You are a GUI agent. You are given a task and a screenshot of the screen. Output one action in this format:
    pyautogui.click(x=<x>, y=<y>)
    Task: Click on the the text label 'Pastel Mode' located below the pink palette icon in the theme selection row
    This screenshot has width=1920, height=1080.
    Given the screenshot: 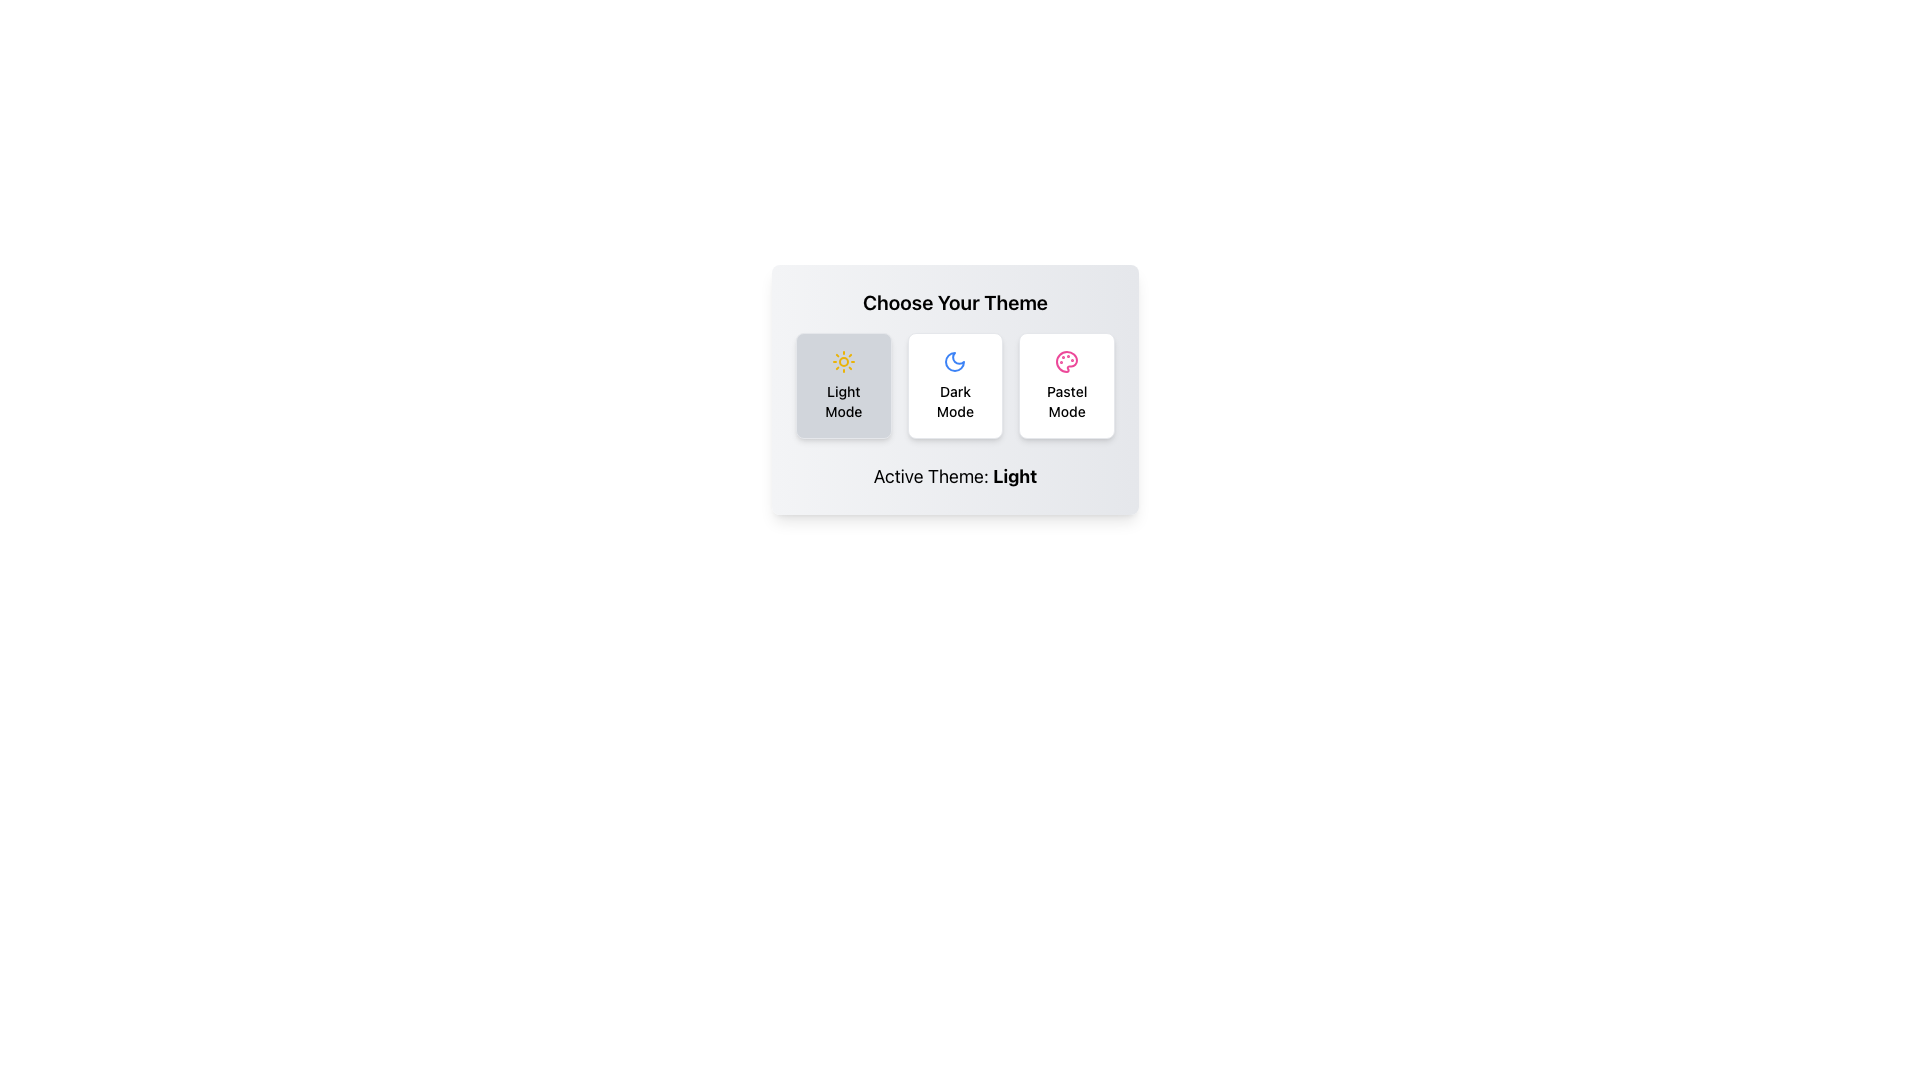 What is the action you would take?
    pyautogui.click(x=1066, y=401)
    